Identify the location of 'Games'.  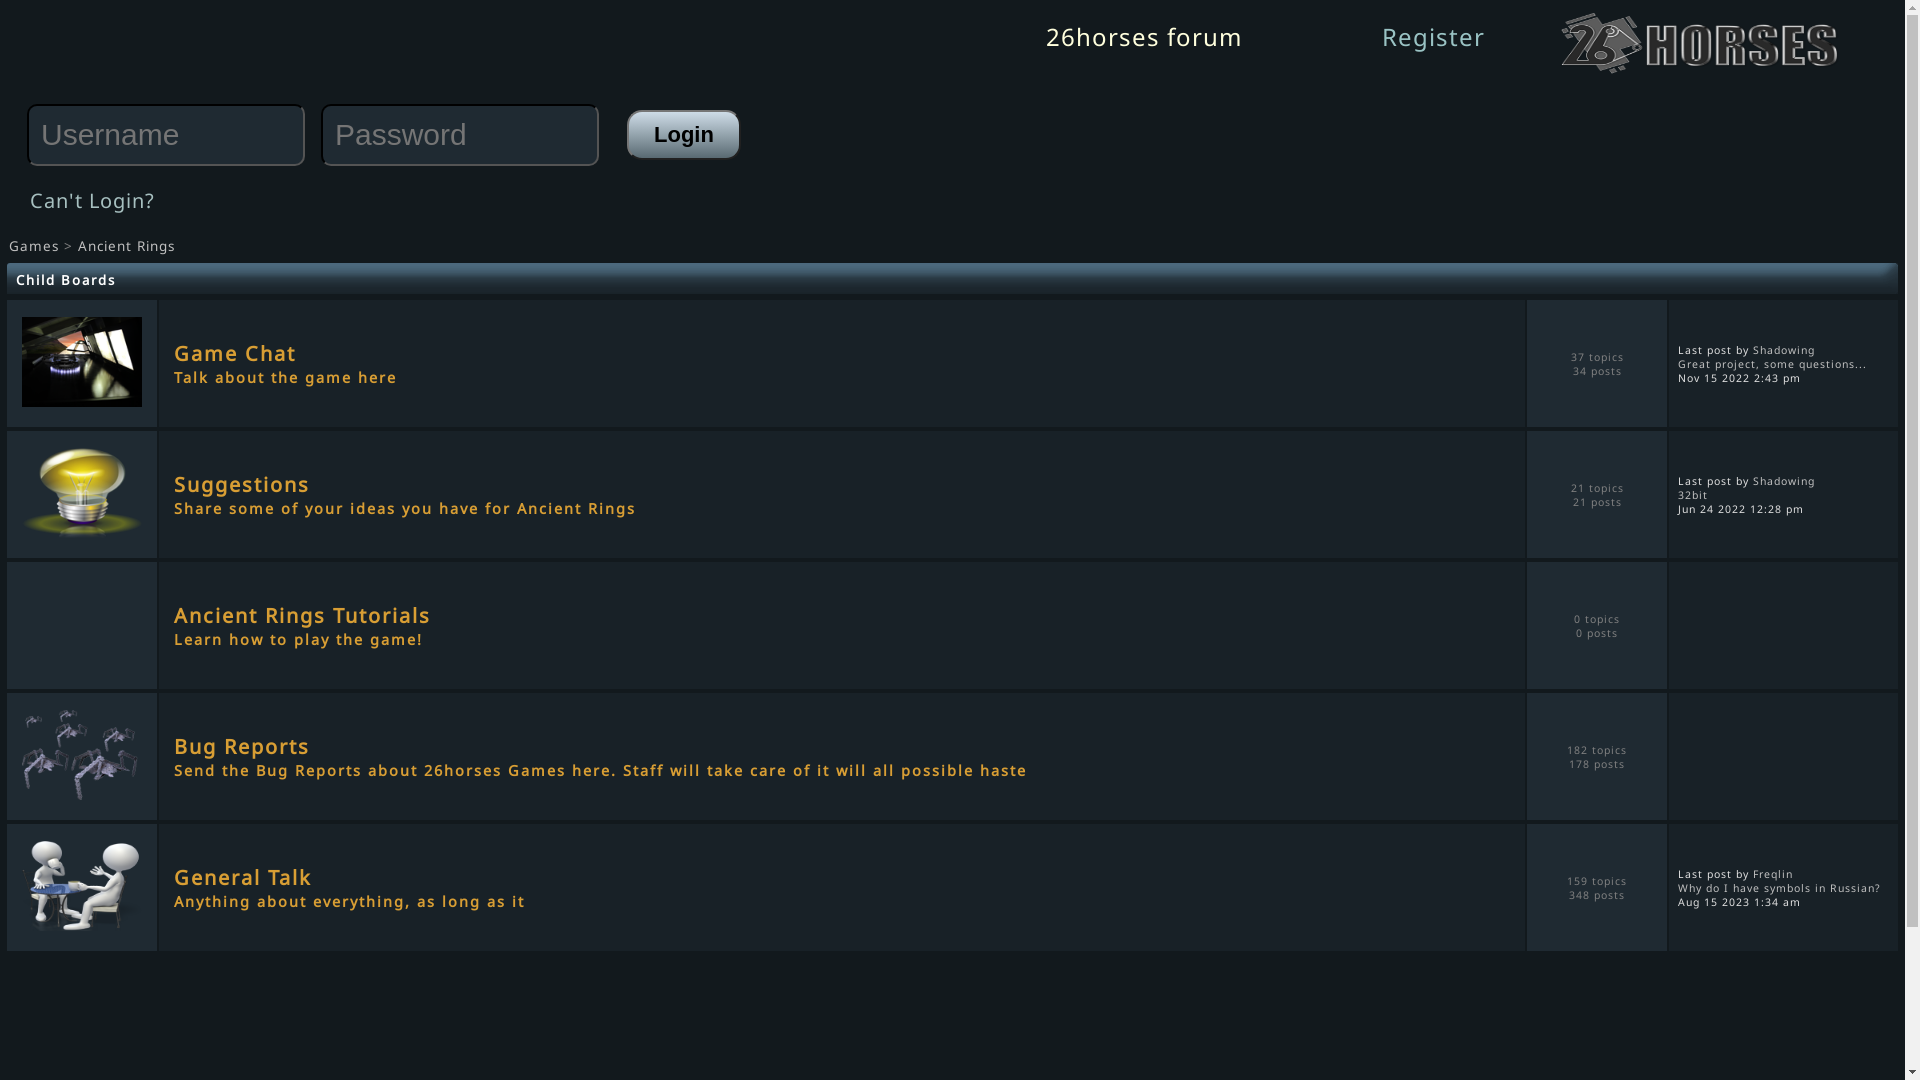
(33, 245).